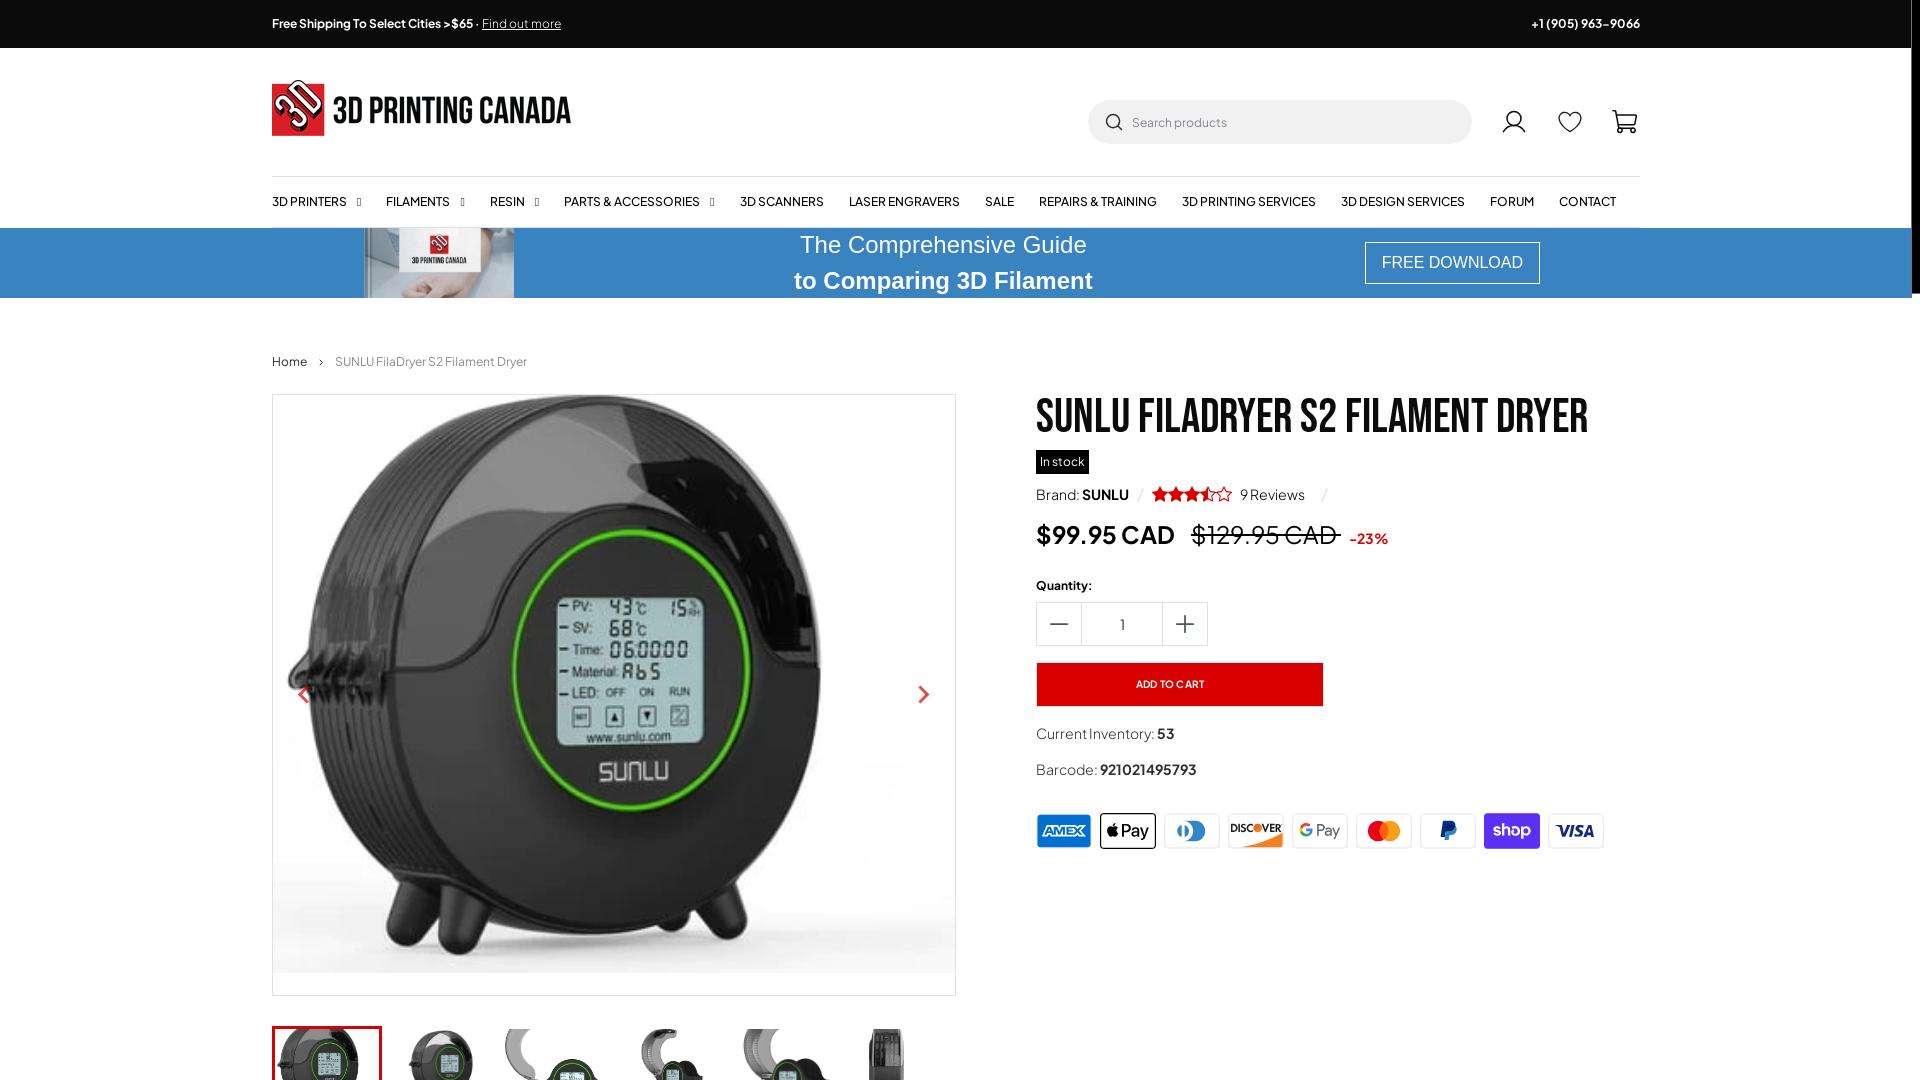 This screenshot has width=1920, height=1080. Describe the element at coordinates (424, 201) in the screenshot. I see `'FILAMENTS'` at that location.